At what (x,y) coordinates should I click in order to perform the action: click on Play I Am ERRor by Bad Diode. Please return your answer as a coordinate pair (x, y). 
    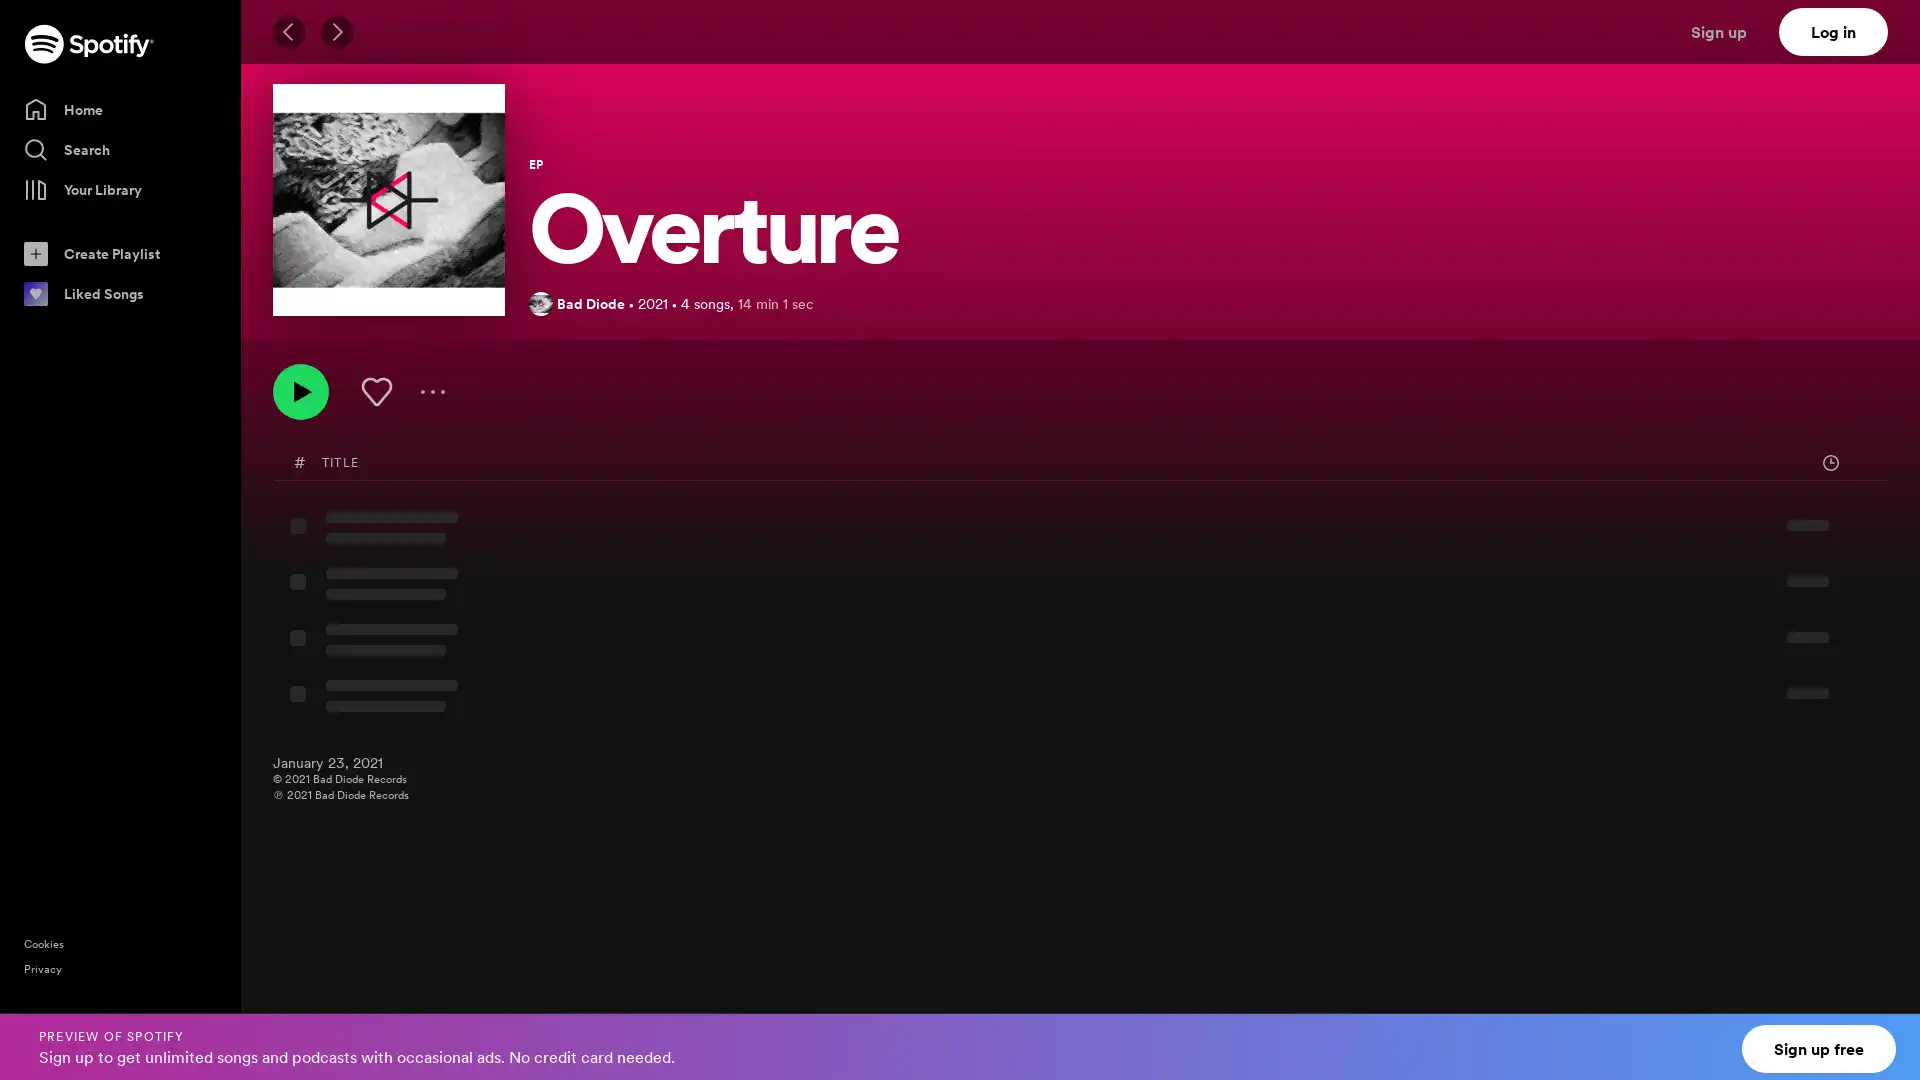
    Looking at the image, I should click on (297, 693).